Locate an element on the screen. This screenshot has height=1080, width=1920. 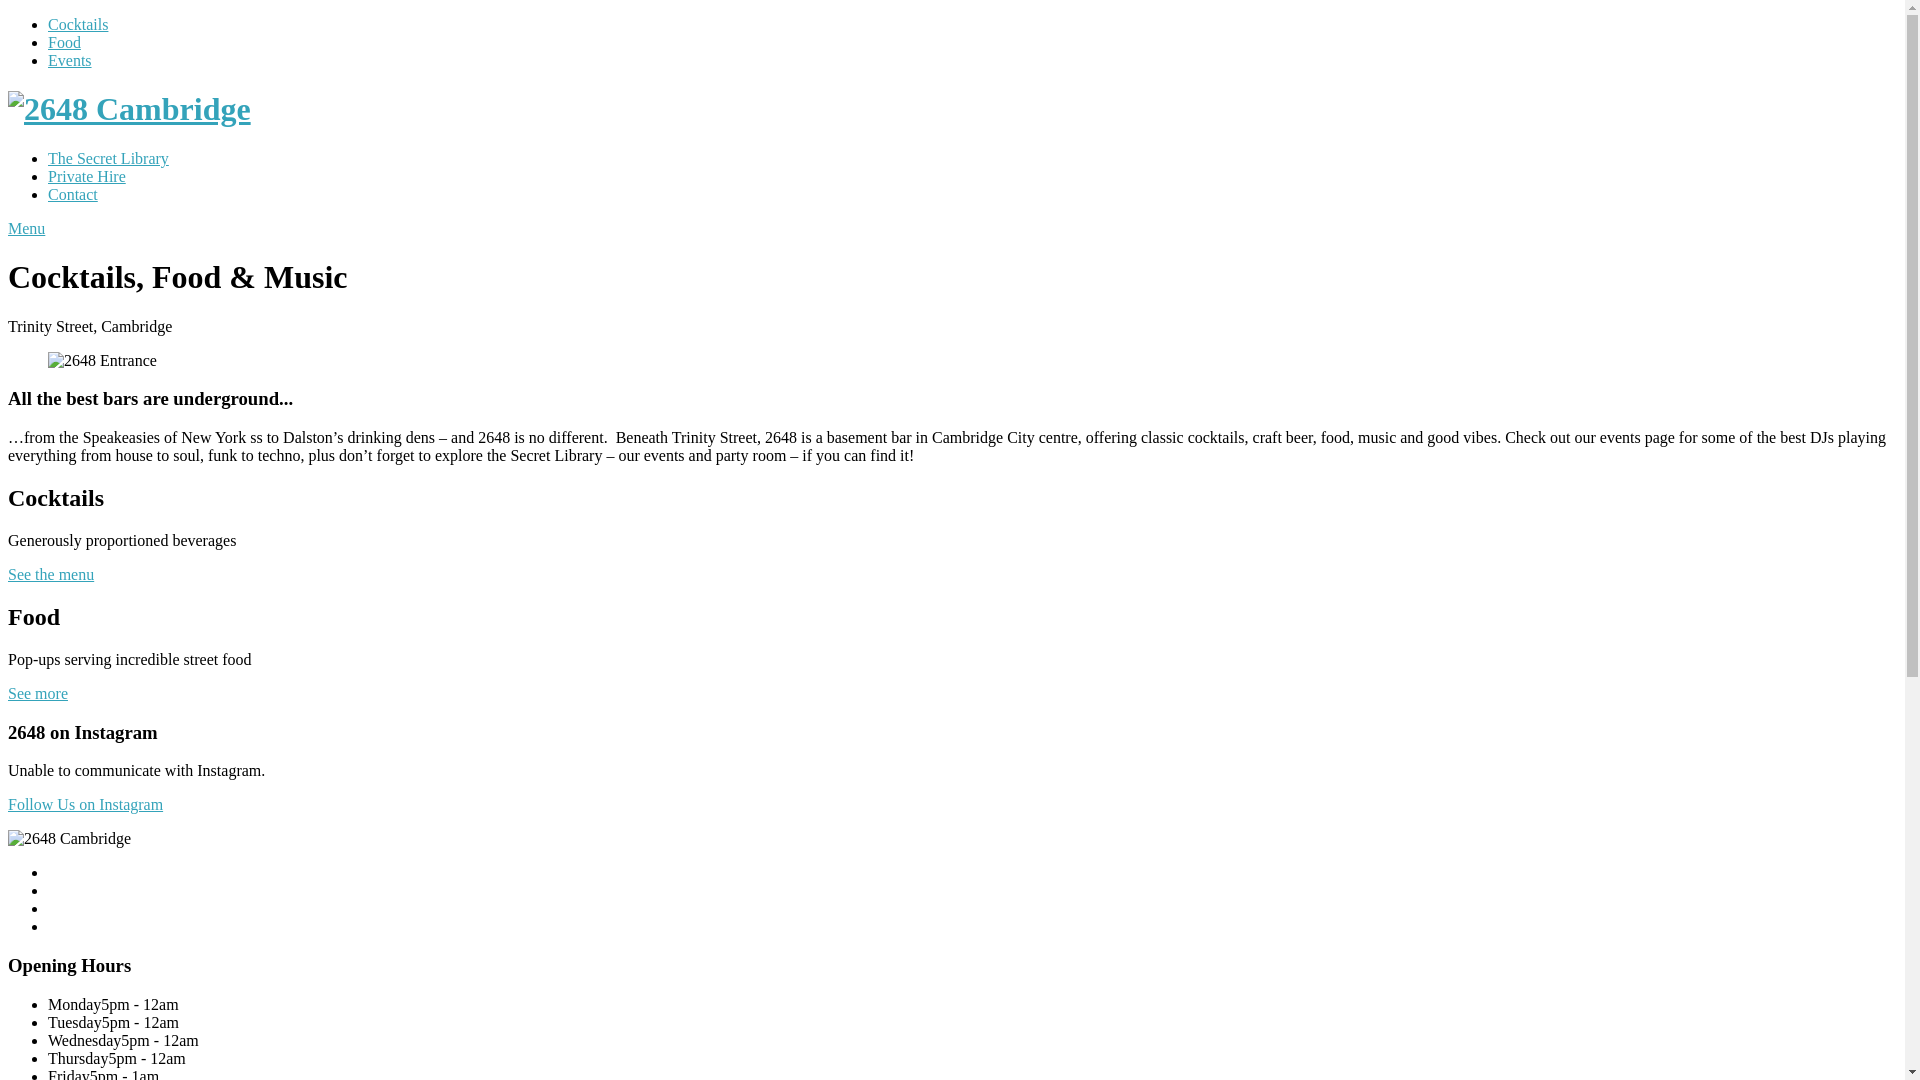
'Follow Us on Instagram' is located at coordinates (84, 803).